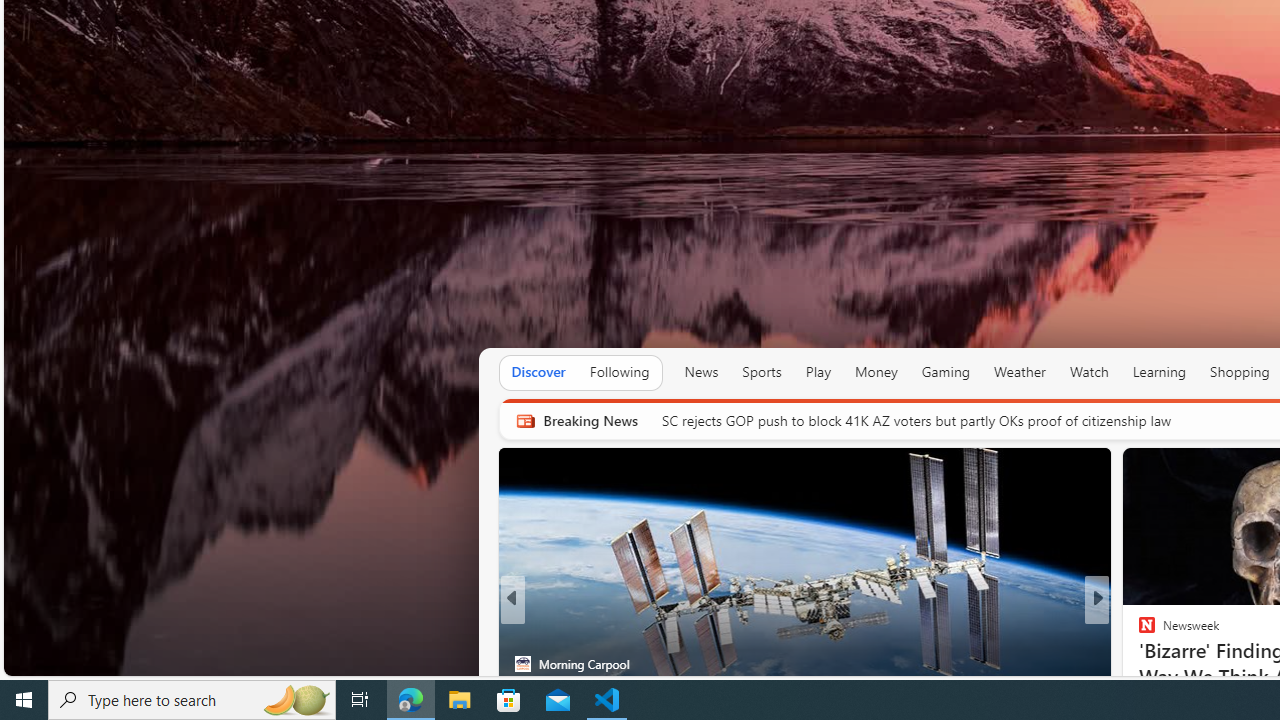 The width and height of the screenshot is (1280, 720). I want to click on 'ETNT Mind+Body', so click(1138, 632).